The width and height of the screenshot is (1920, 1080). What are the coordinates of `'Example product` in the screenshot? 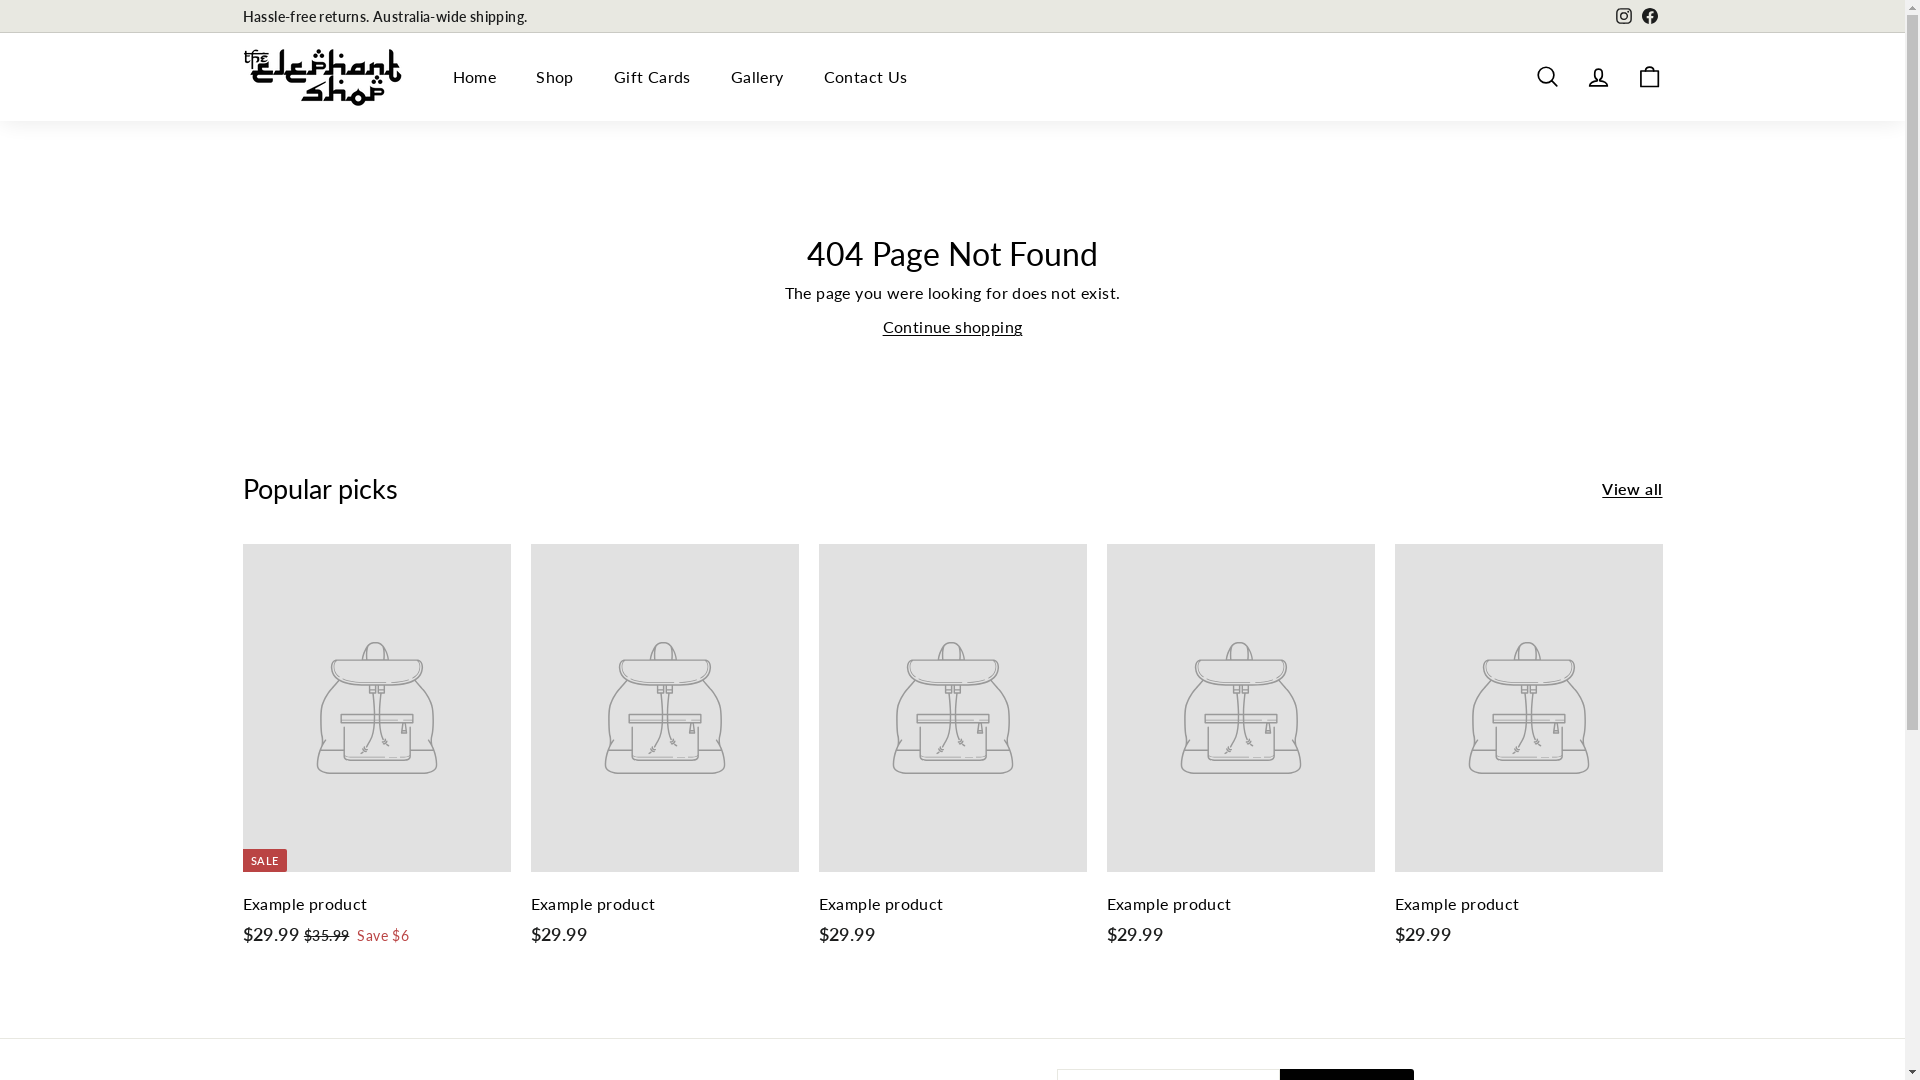 It's located at (817, 756).